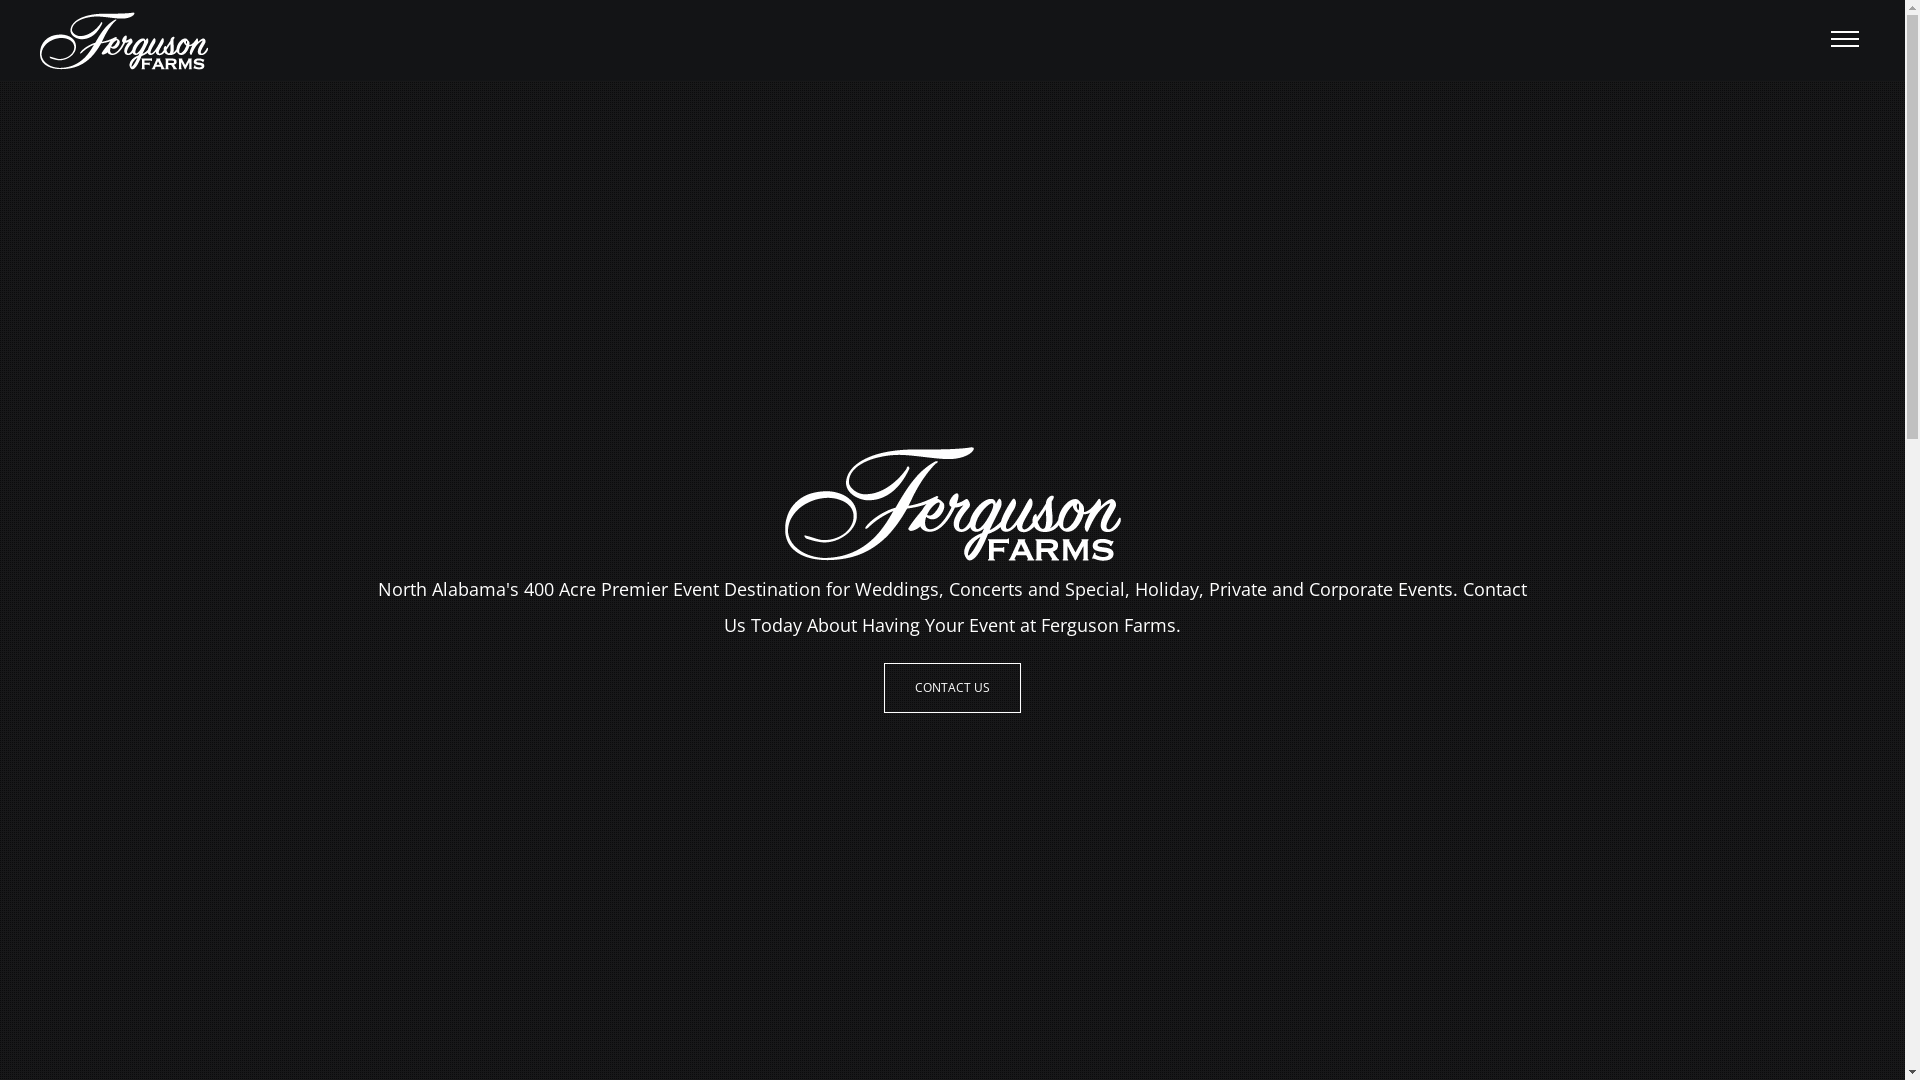 The image size is (1920, 1080). I want to click on 'CONTACT US', so click(951, 686).